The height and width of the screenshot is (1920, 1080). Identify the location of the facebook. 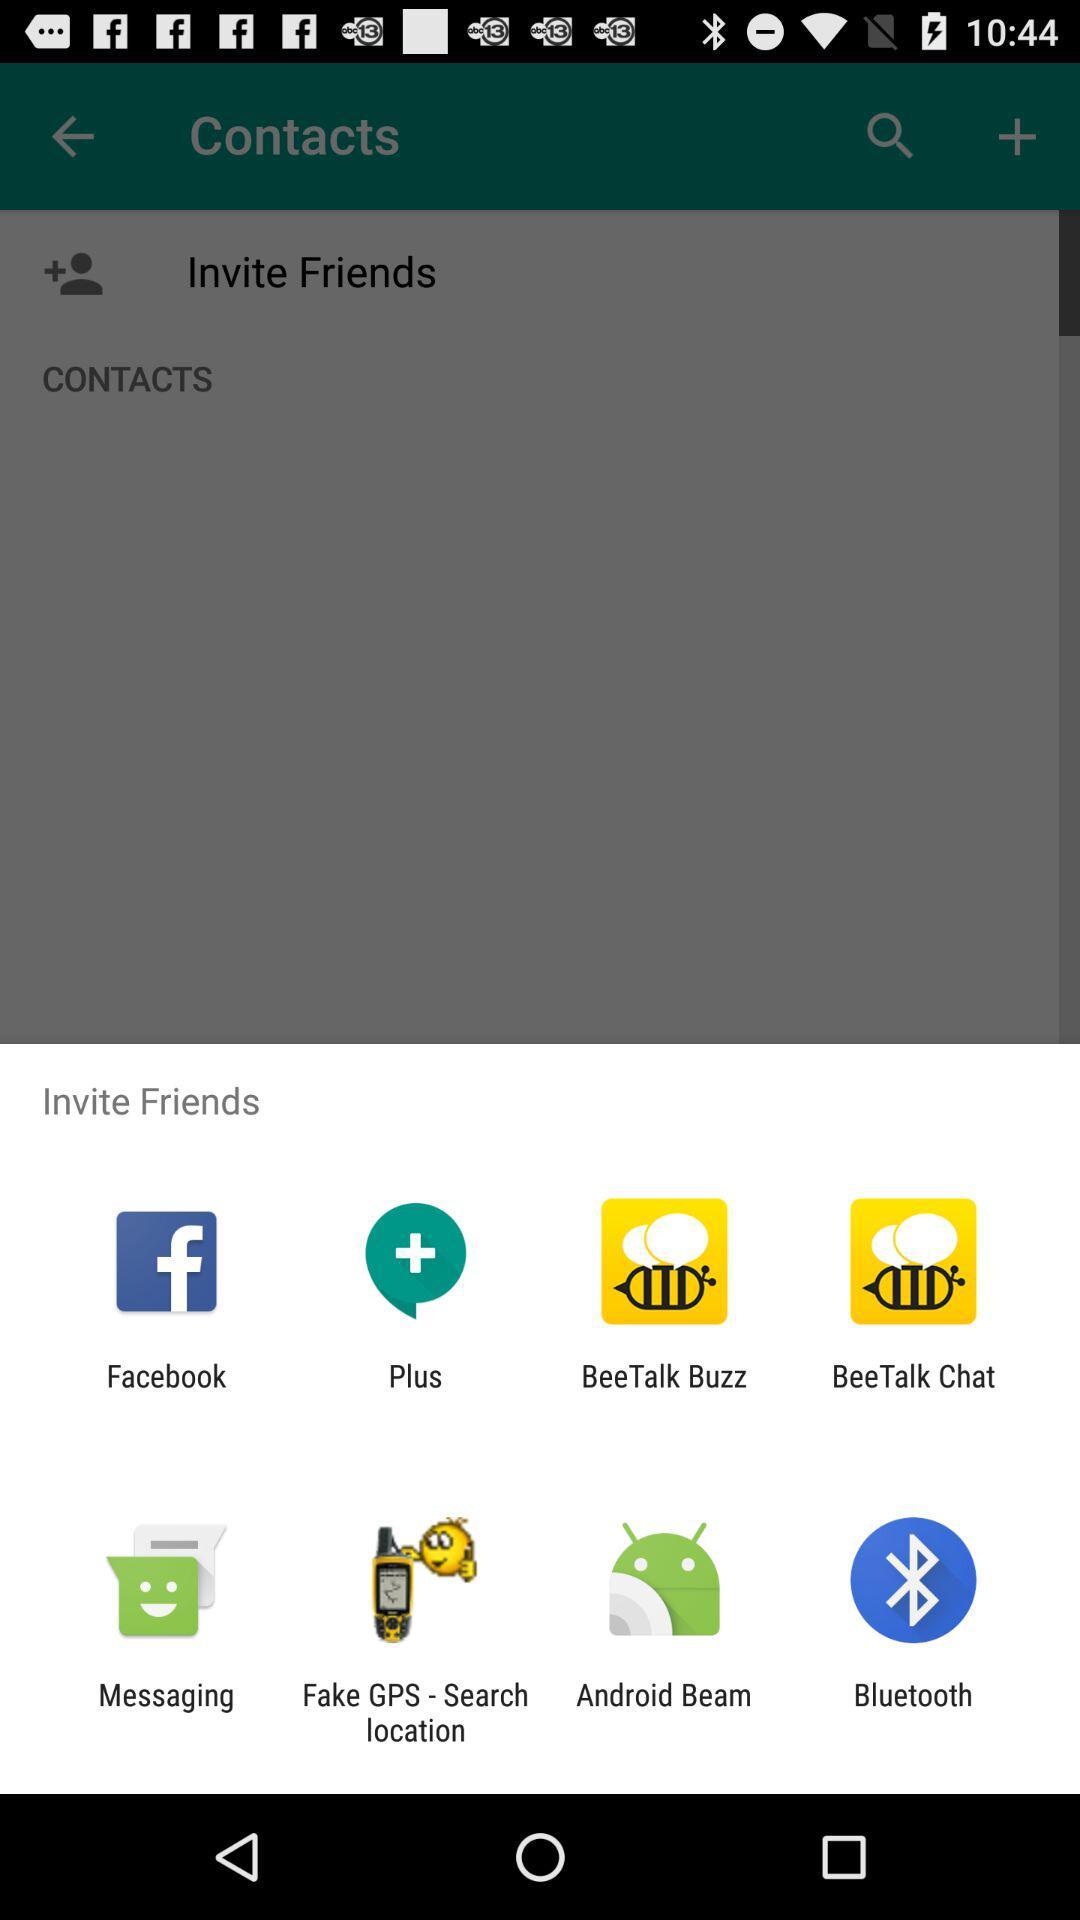
(165, 1392).